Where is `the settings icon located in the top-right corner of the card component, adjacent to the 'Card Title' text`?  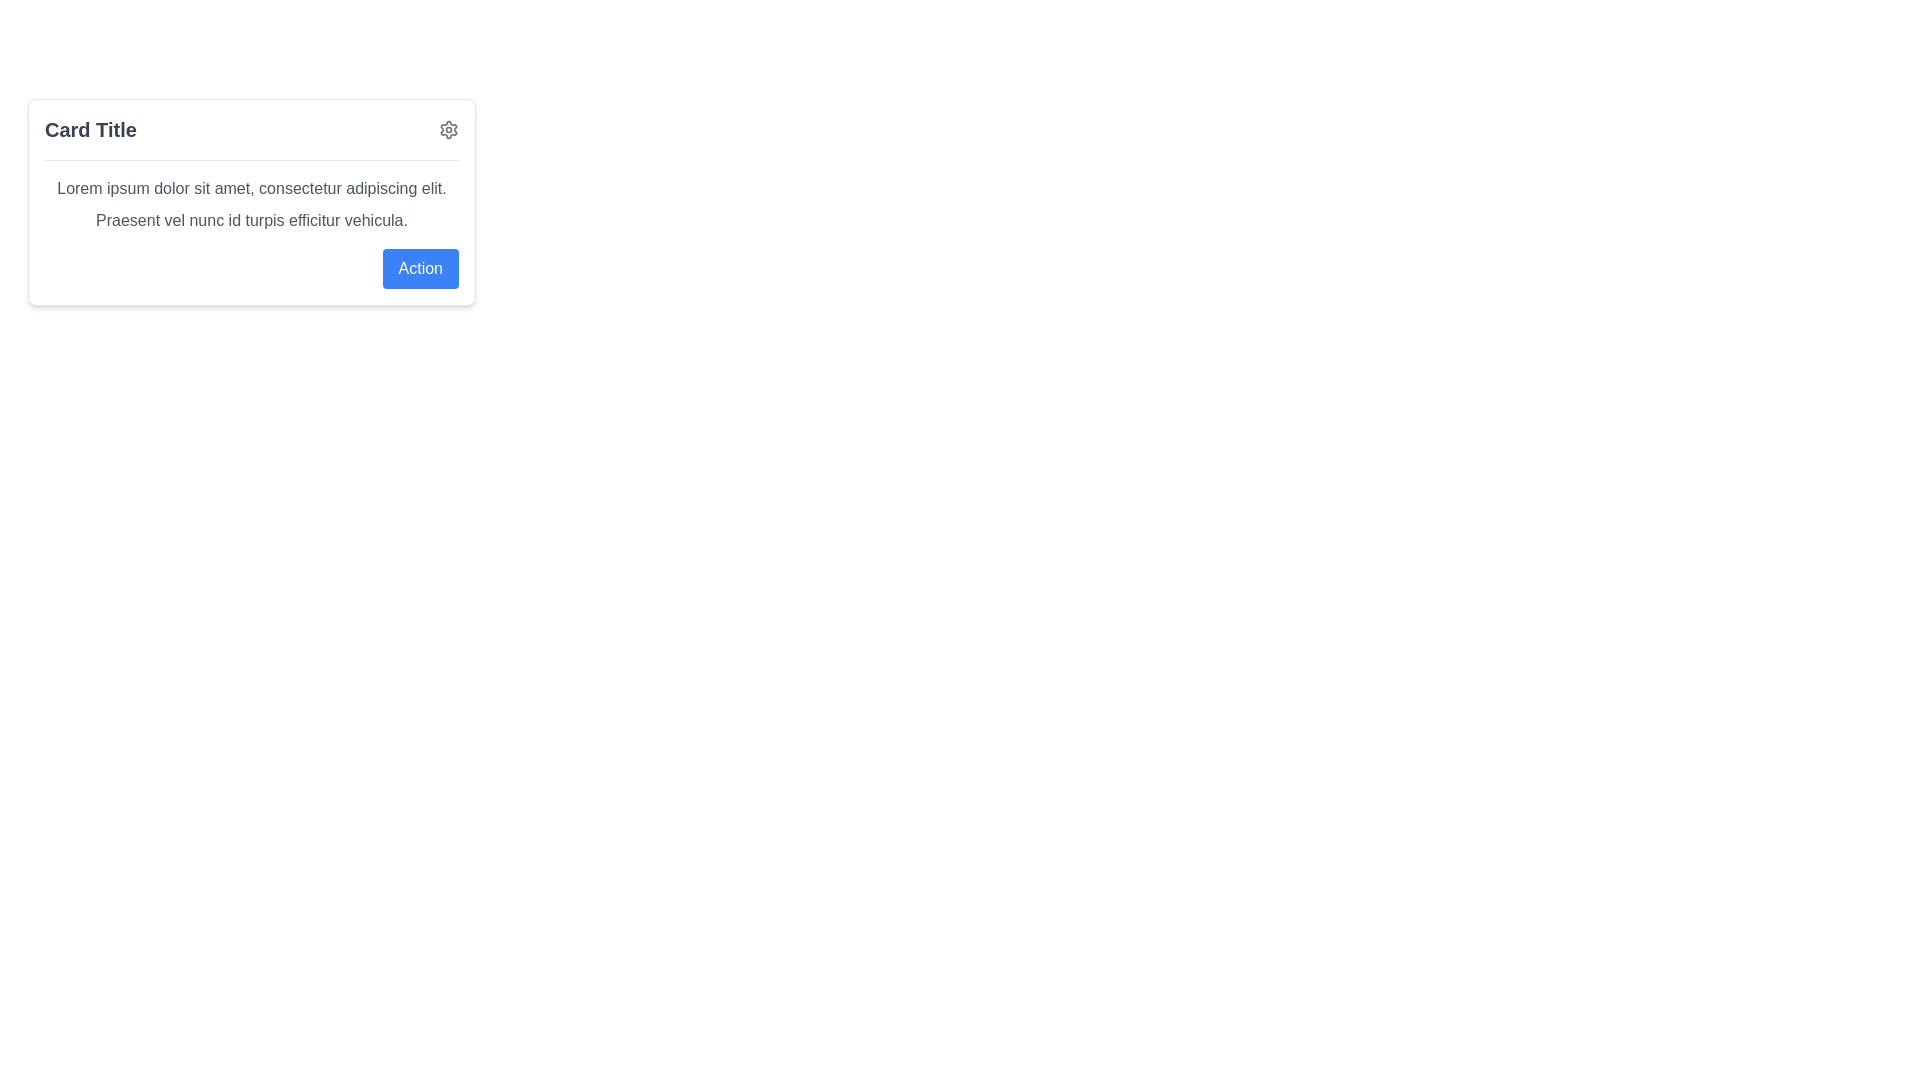
the settings icon located in the top-right corner of the card component, adjacent to the 'Card Title' text is located at coordinates (448, 128).